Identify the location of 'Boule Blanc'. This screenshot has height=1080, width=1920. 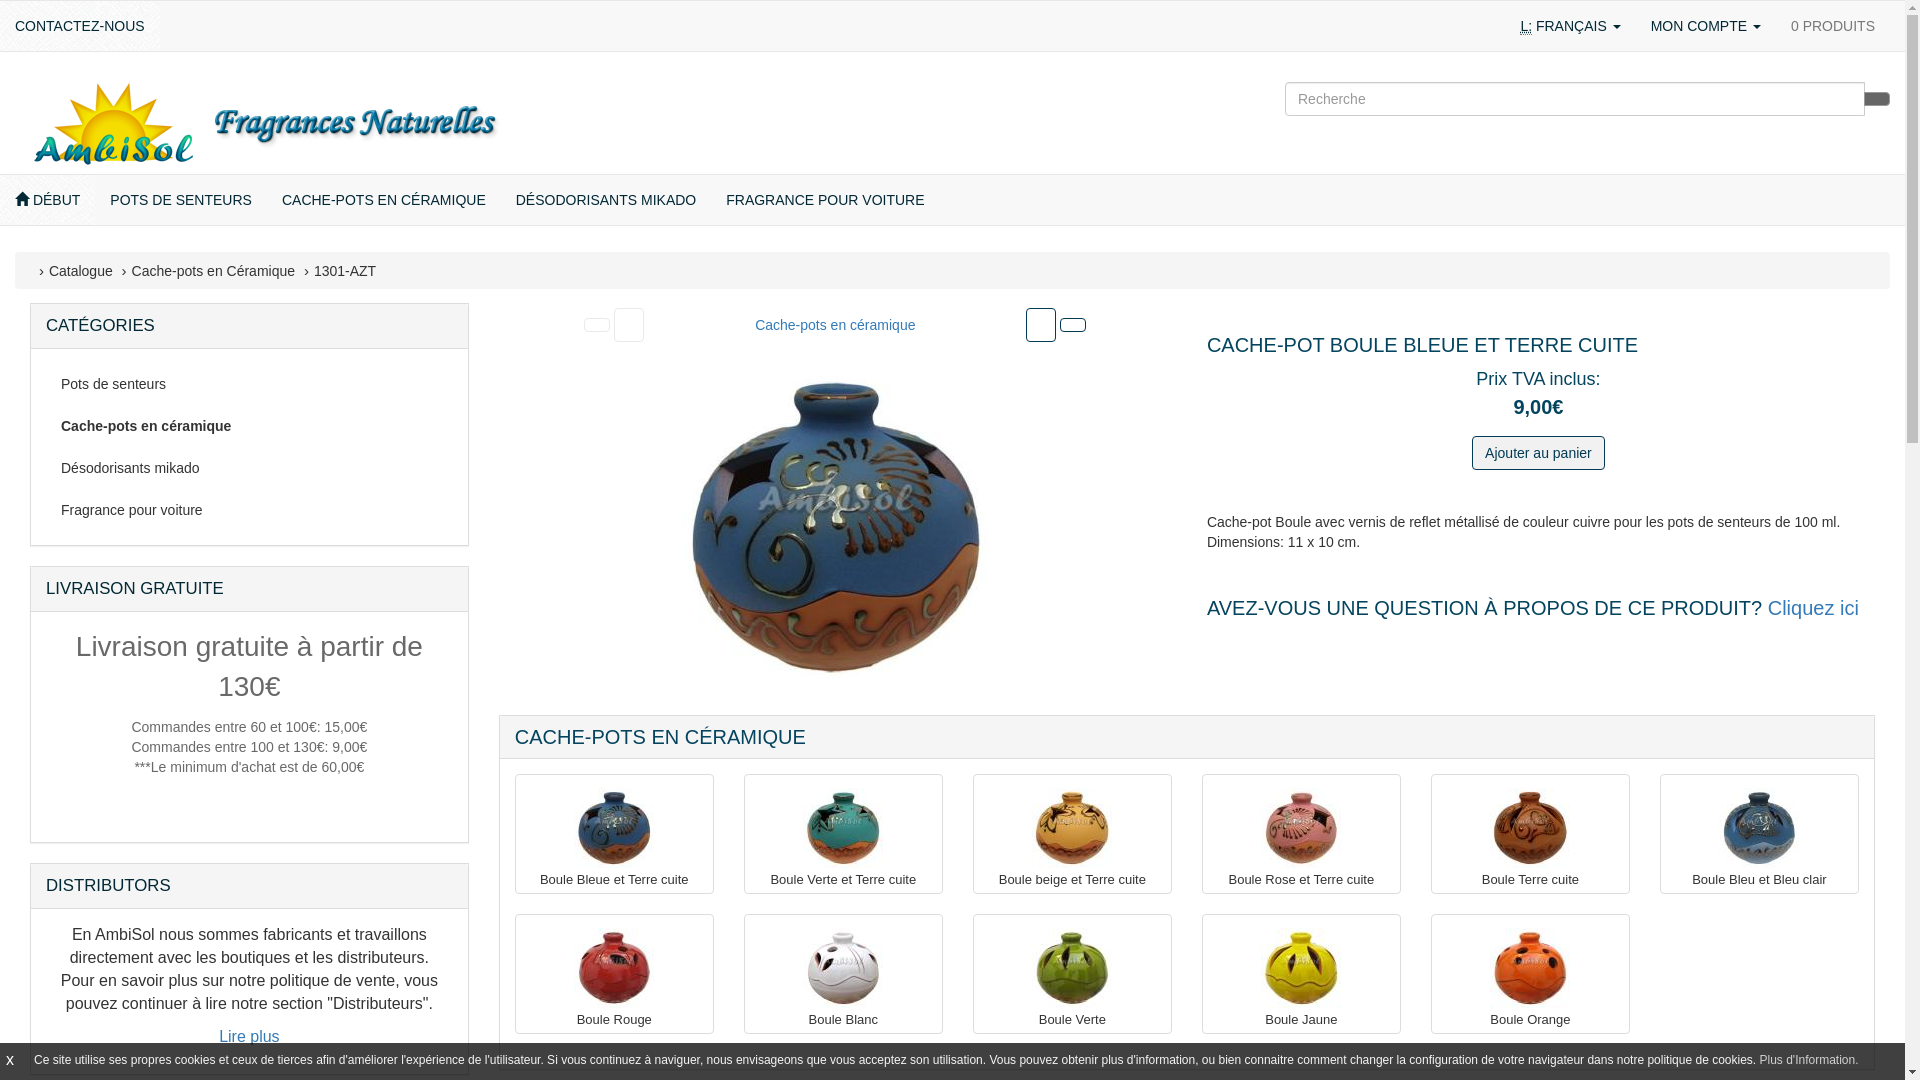
(802, 967).